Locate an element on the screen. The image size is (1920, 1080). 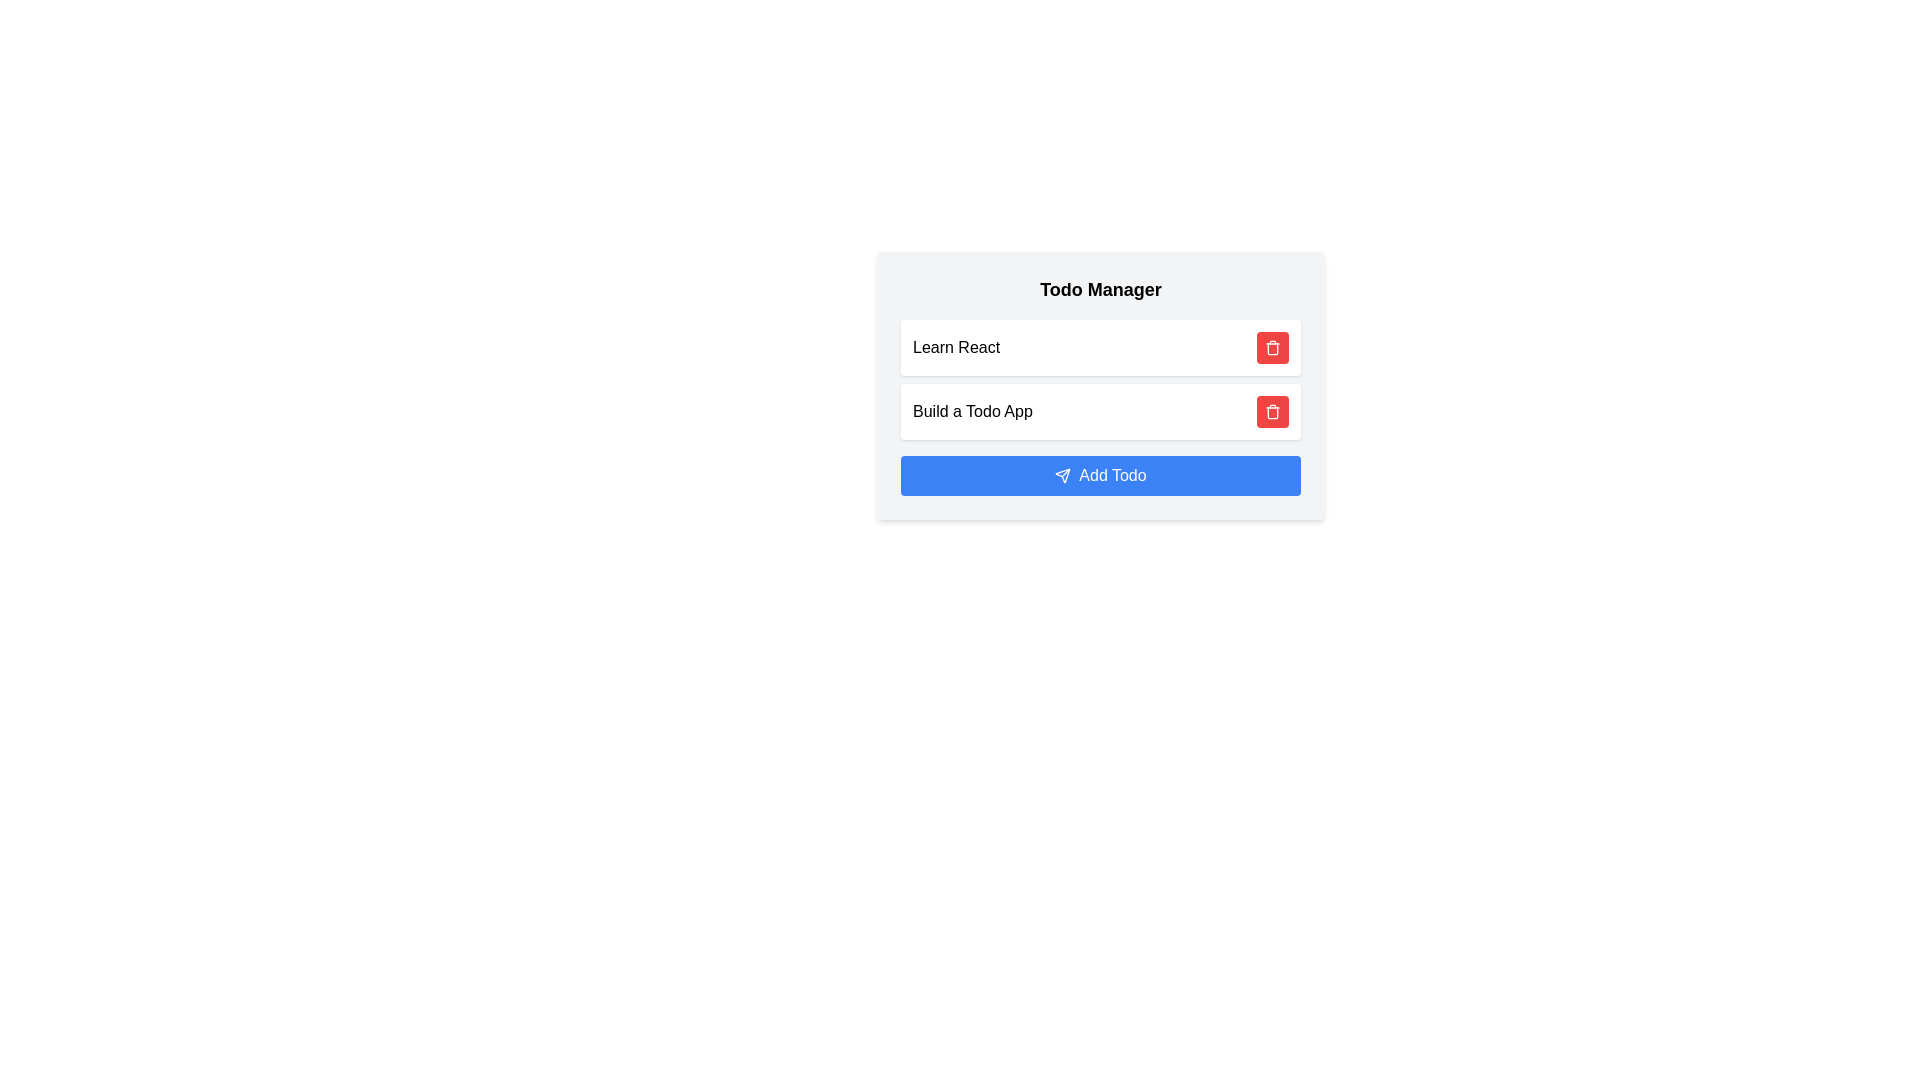
text of the inline label 'Add Todo' located within the blue button at the bottom of the 'Todo Manager' interface, centered horizontally in the card is located at coordinates (1112, 475).